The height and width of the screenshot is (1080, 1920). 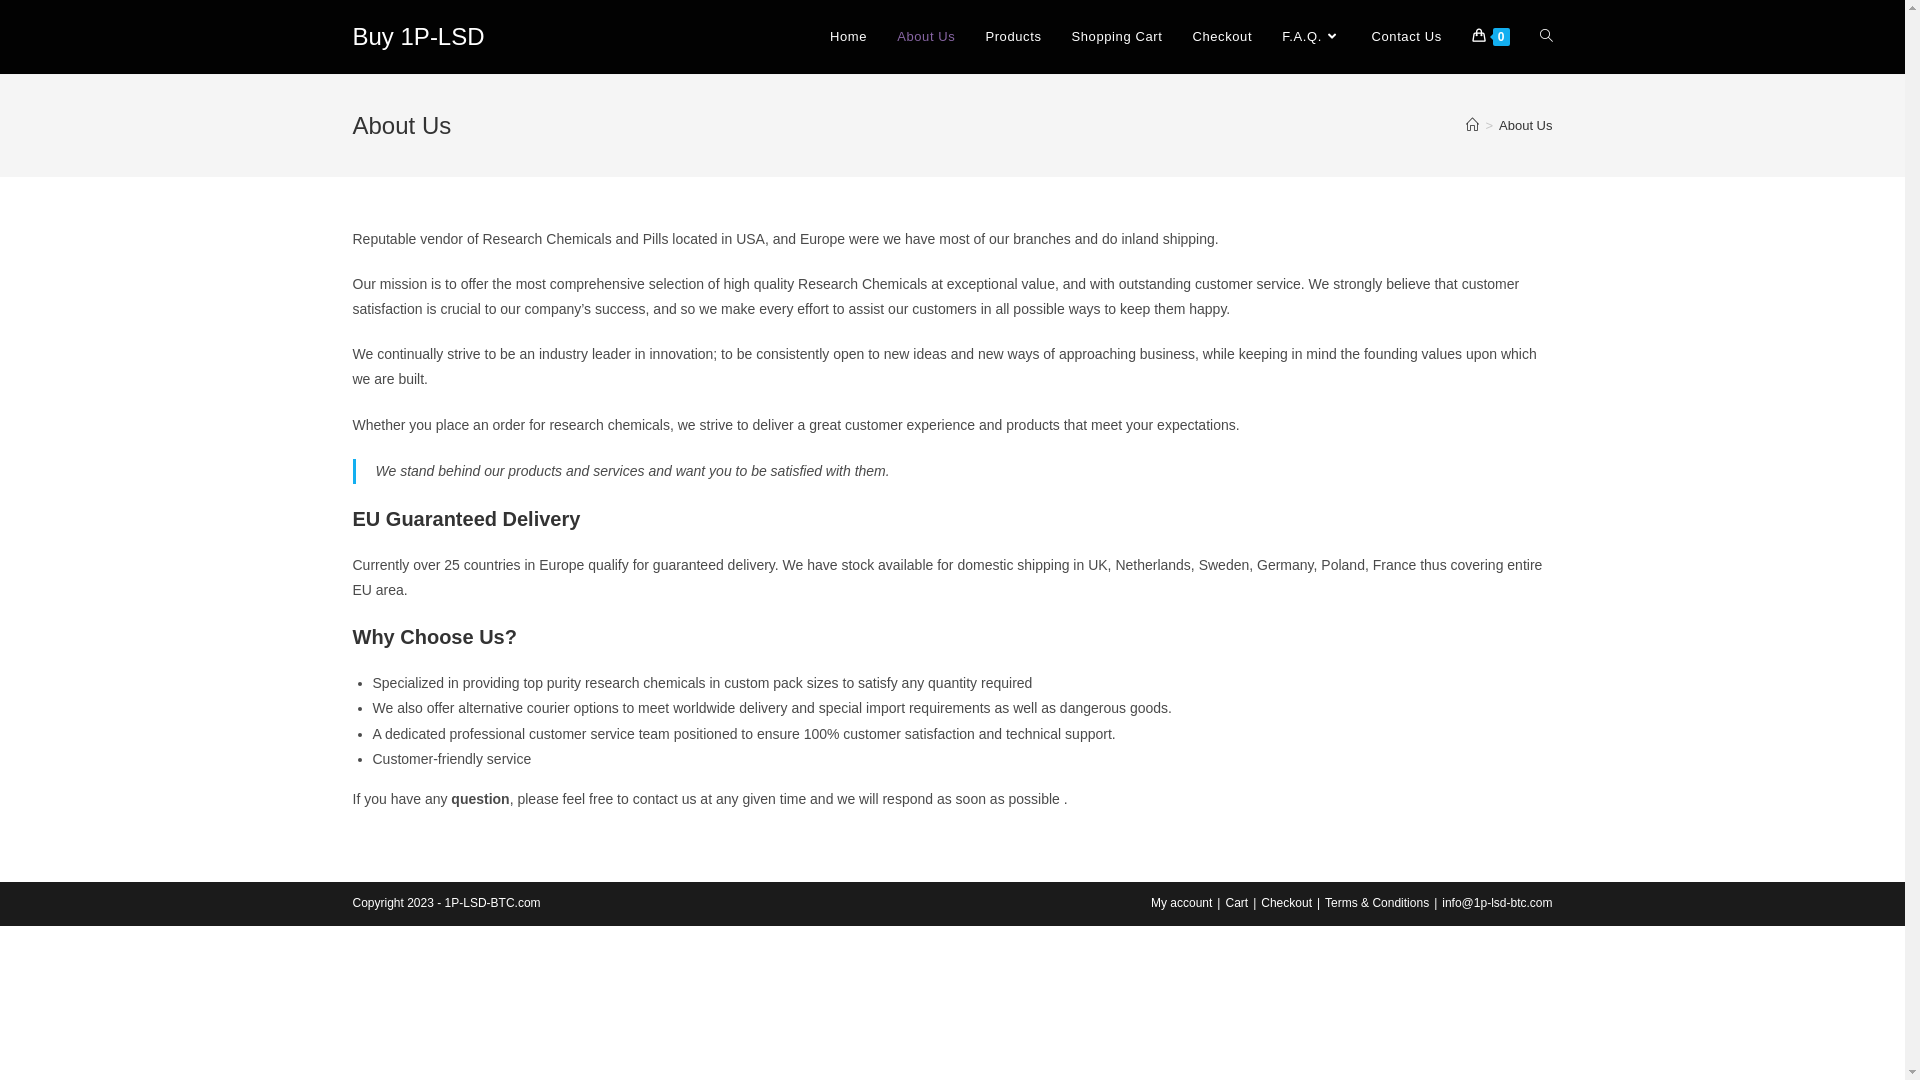 I want to click on 'info@1p-lsd-btc.com', so click(x=1497, y=902).